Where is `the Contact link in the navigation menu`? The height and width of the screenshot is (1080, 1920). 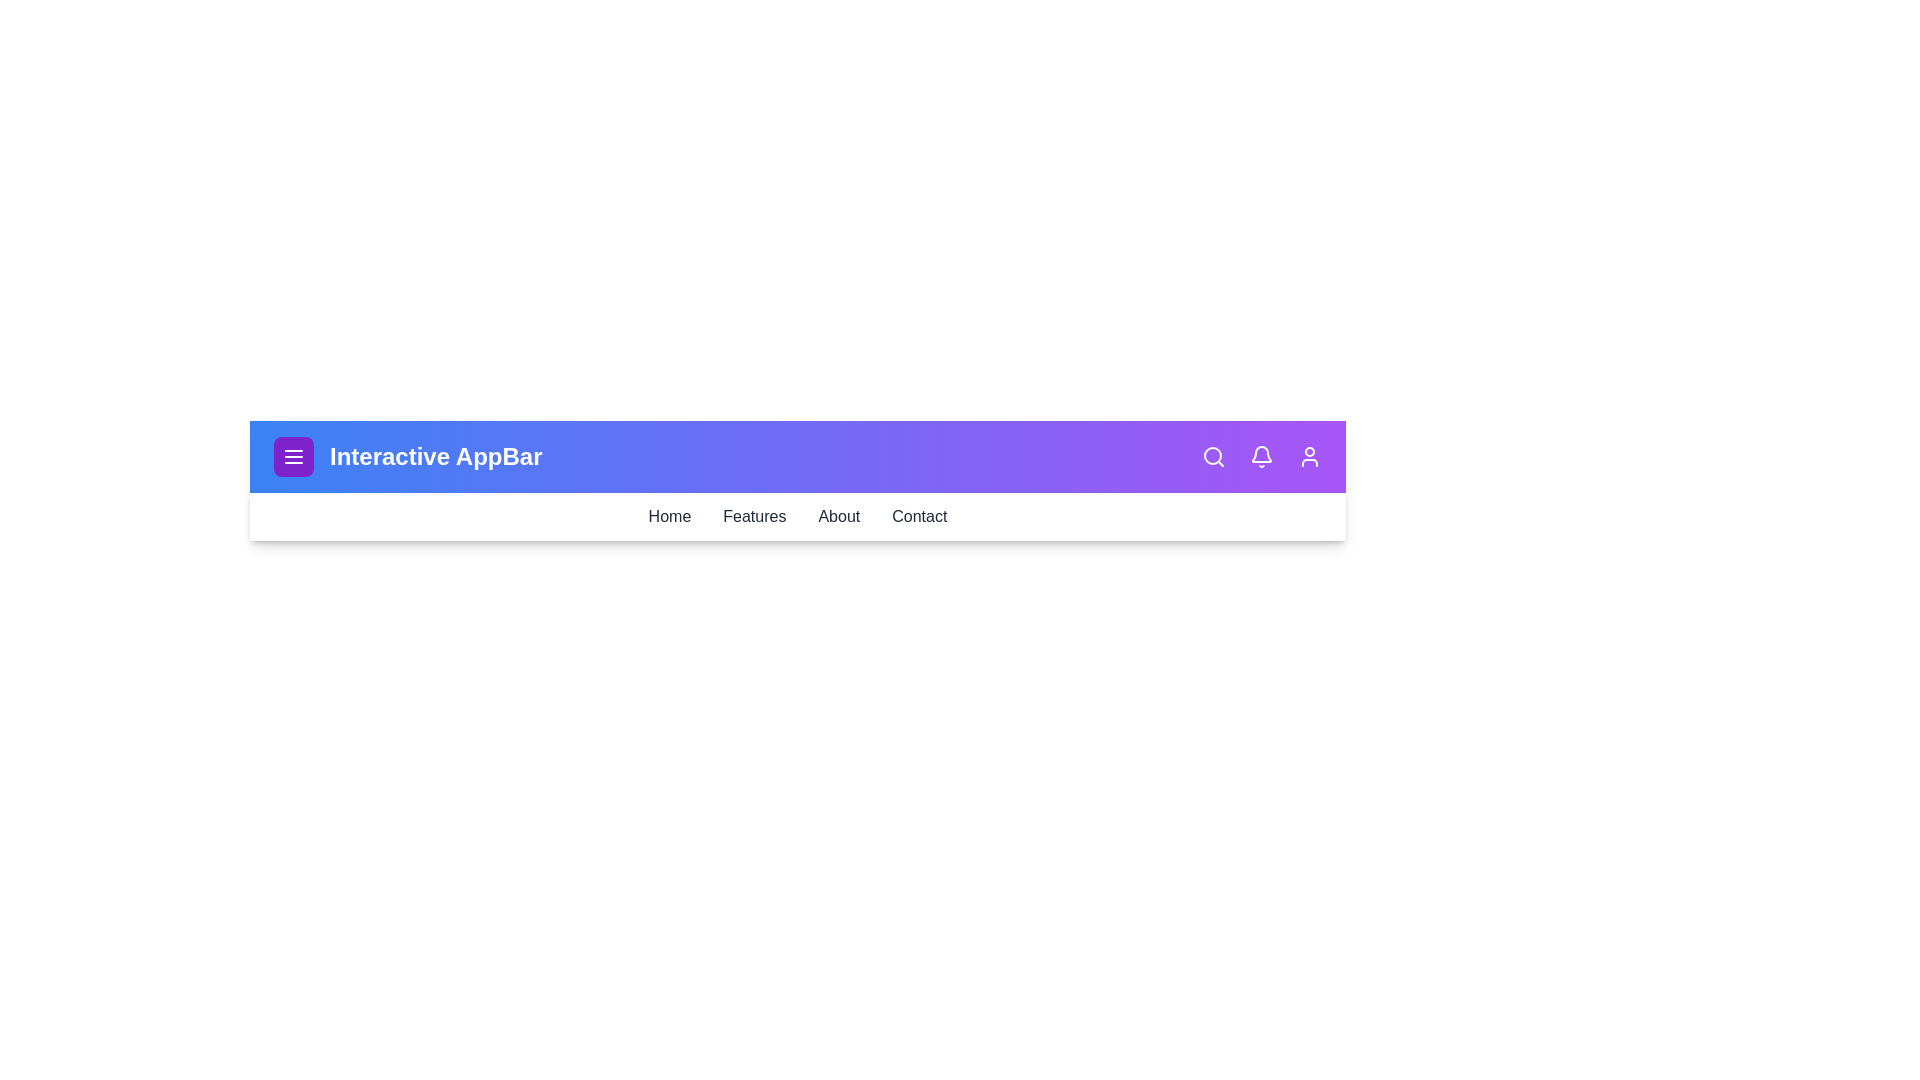
the Contact link in the navigation menu is located at coordinates (918, 515).